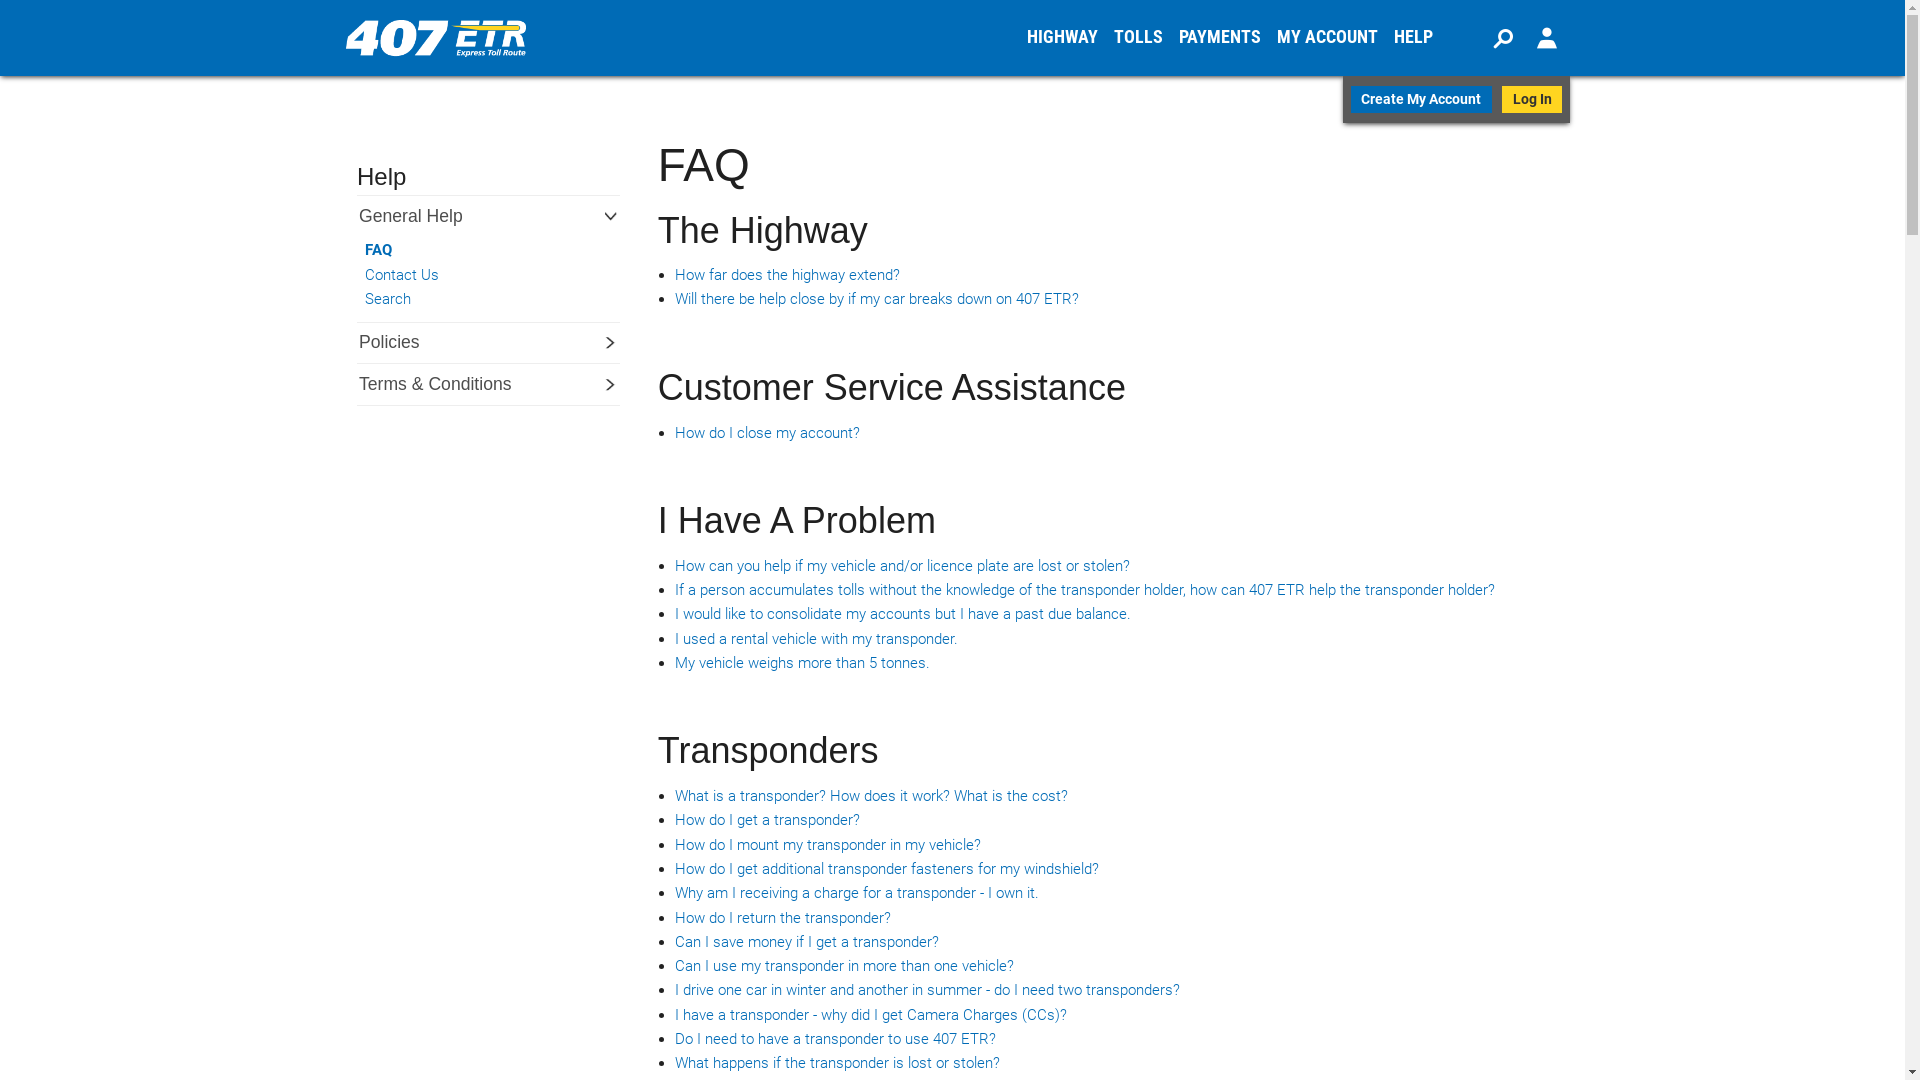  I want to click on 'MY ACCOUNT', so click(1327, 38).